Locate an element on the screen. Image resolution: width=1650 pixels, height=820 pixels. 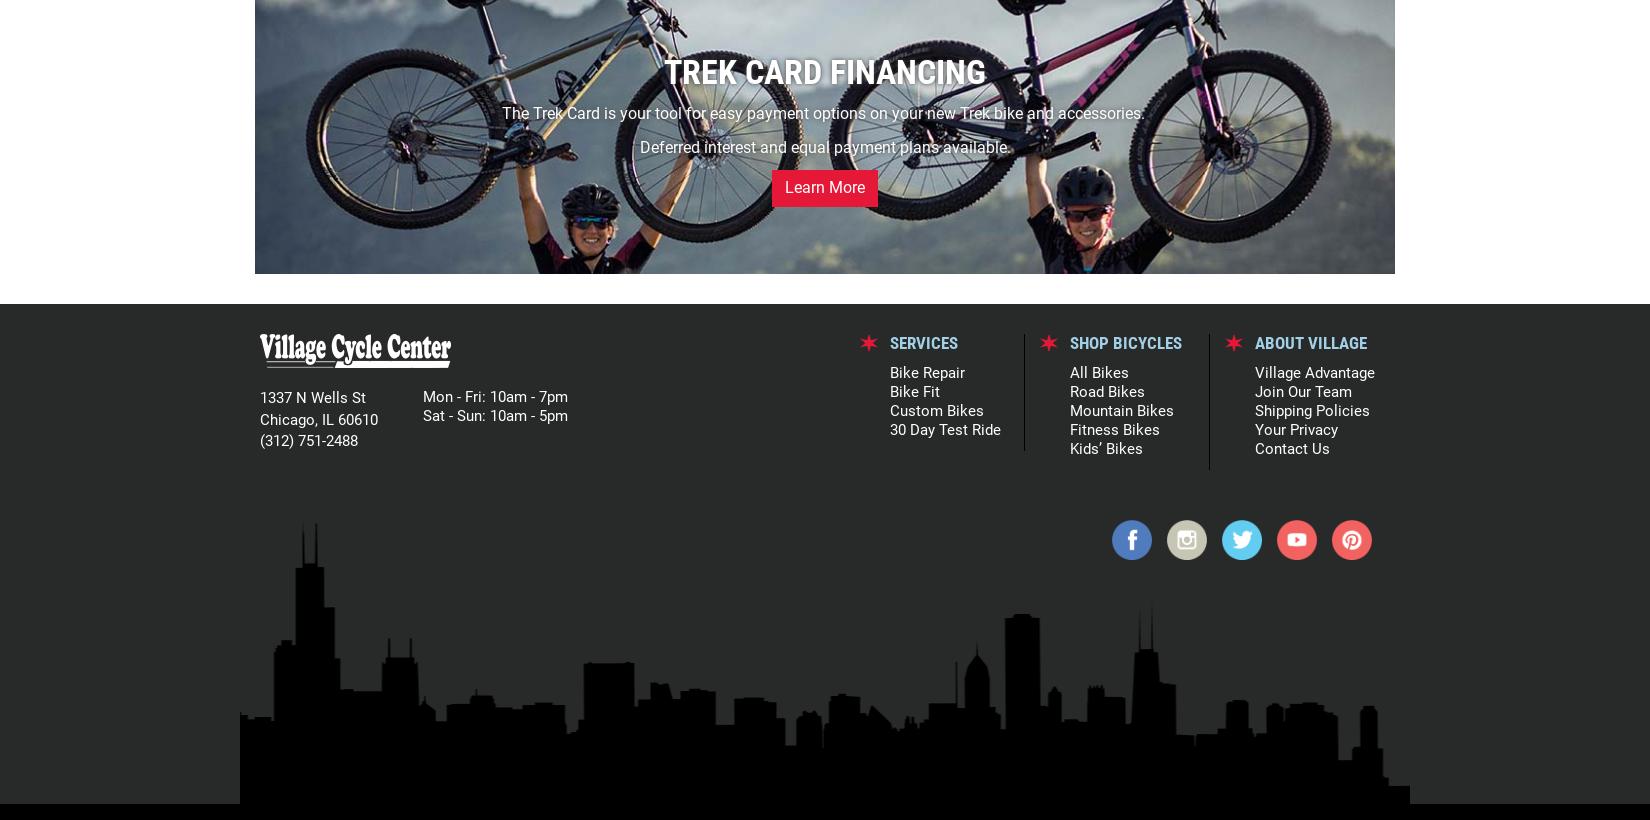
'Contact Us' is located at coordinates (1253, 446).